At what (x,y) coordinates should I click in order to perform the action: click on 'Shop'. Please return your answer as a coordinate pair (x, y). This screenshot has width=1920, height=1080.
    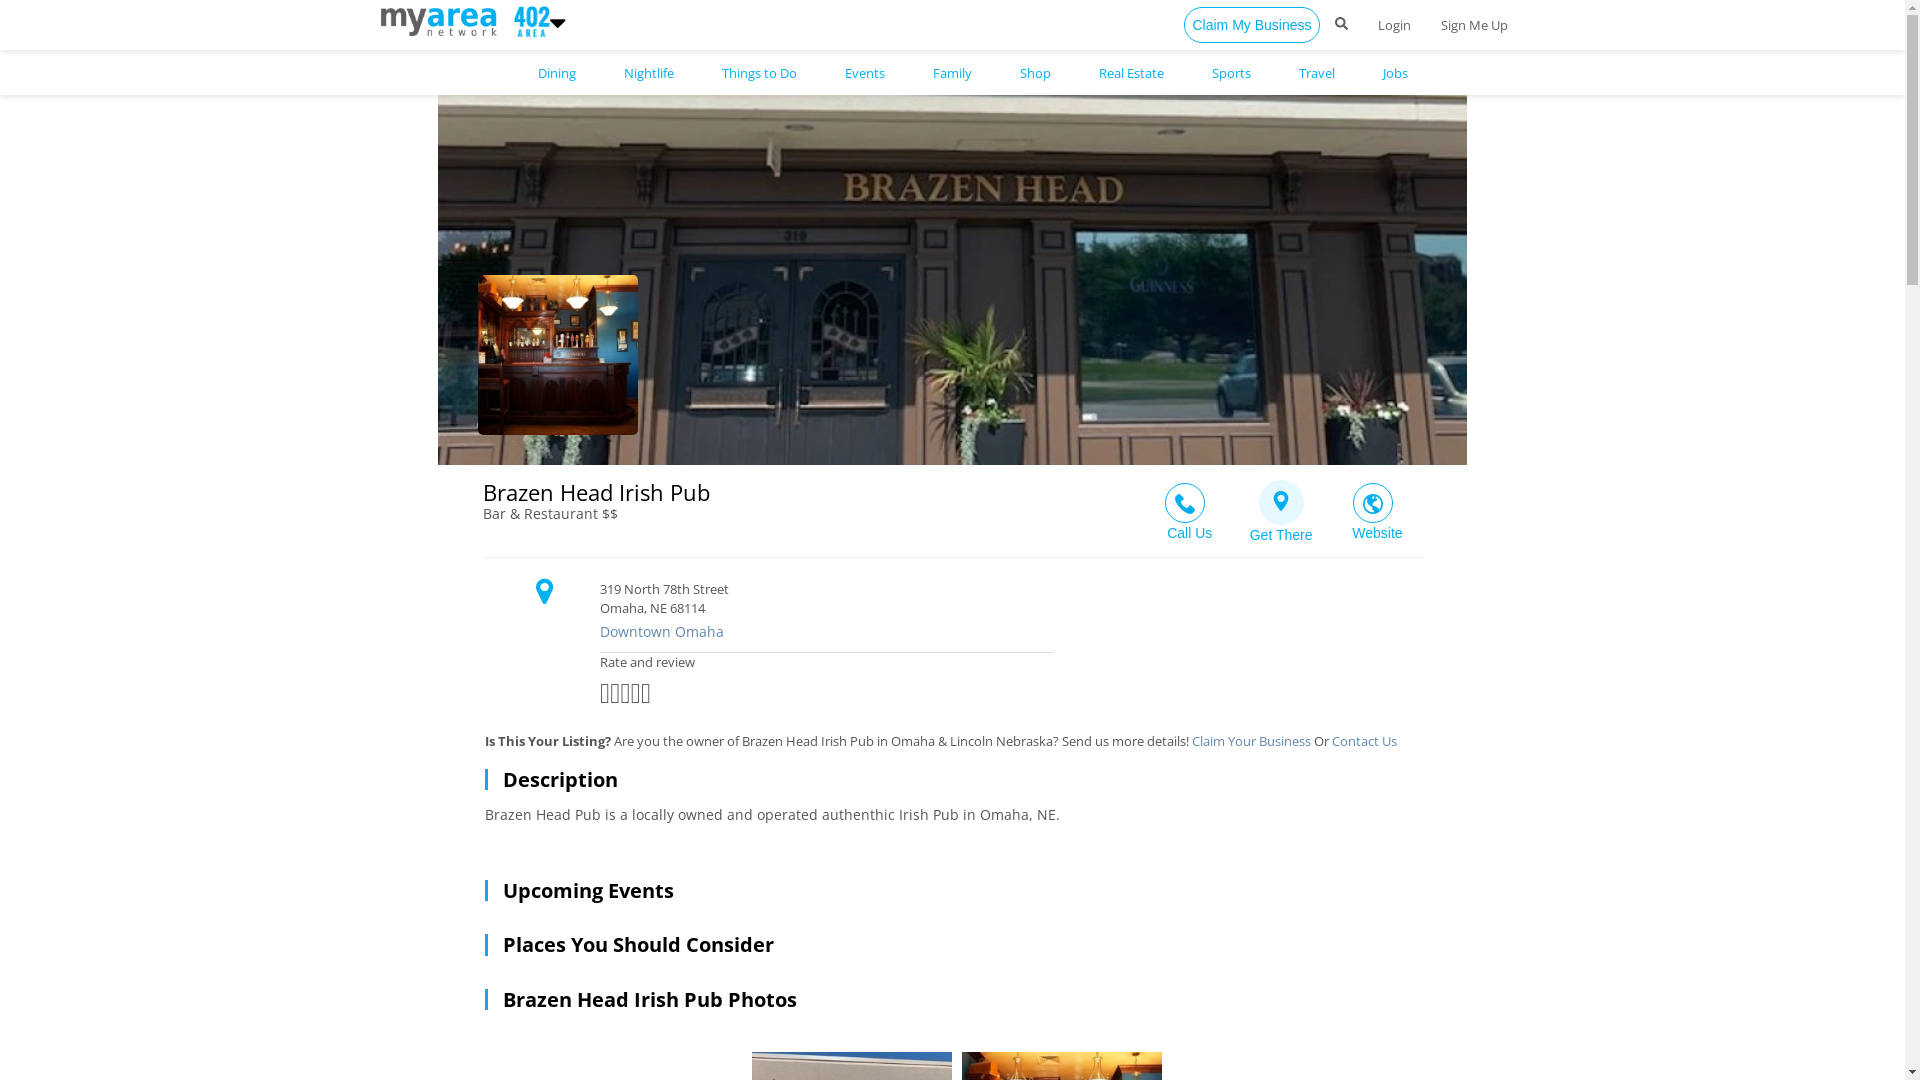
    Looking at the image, I should click on (1035, 72).